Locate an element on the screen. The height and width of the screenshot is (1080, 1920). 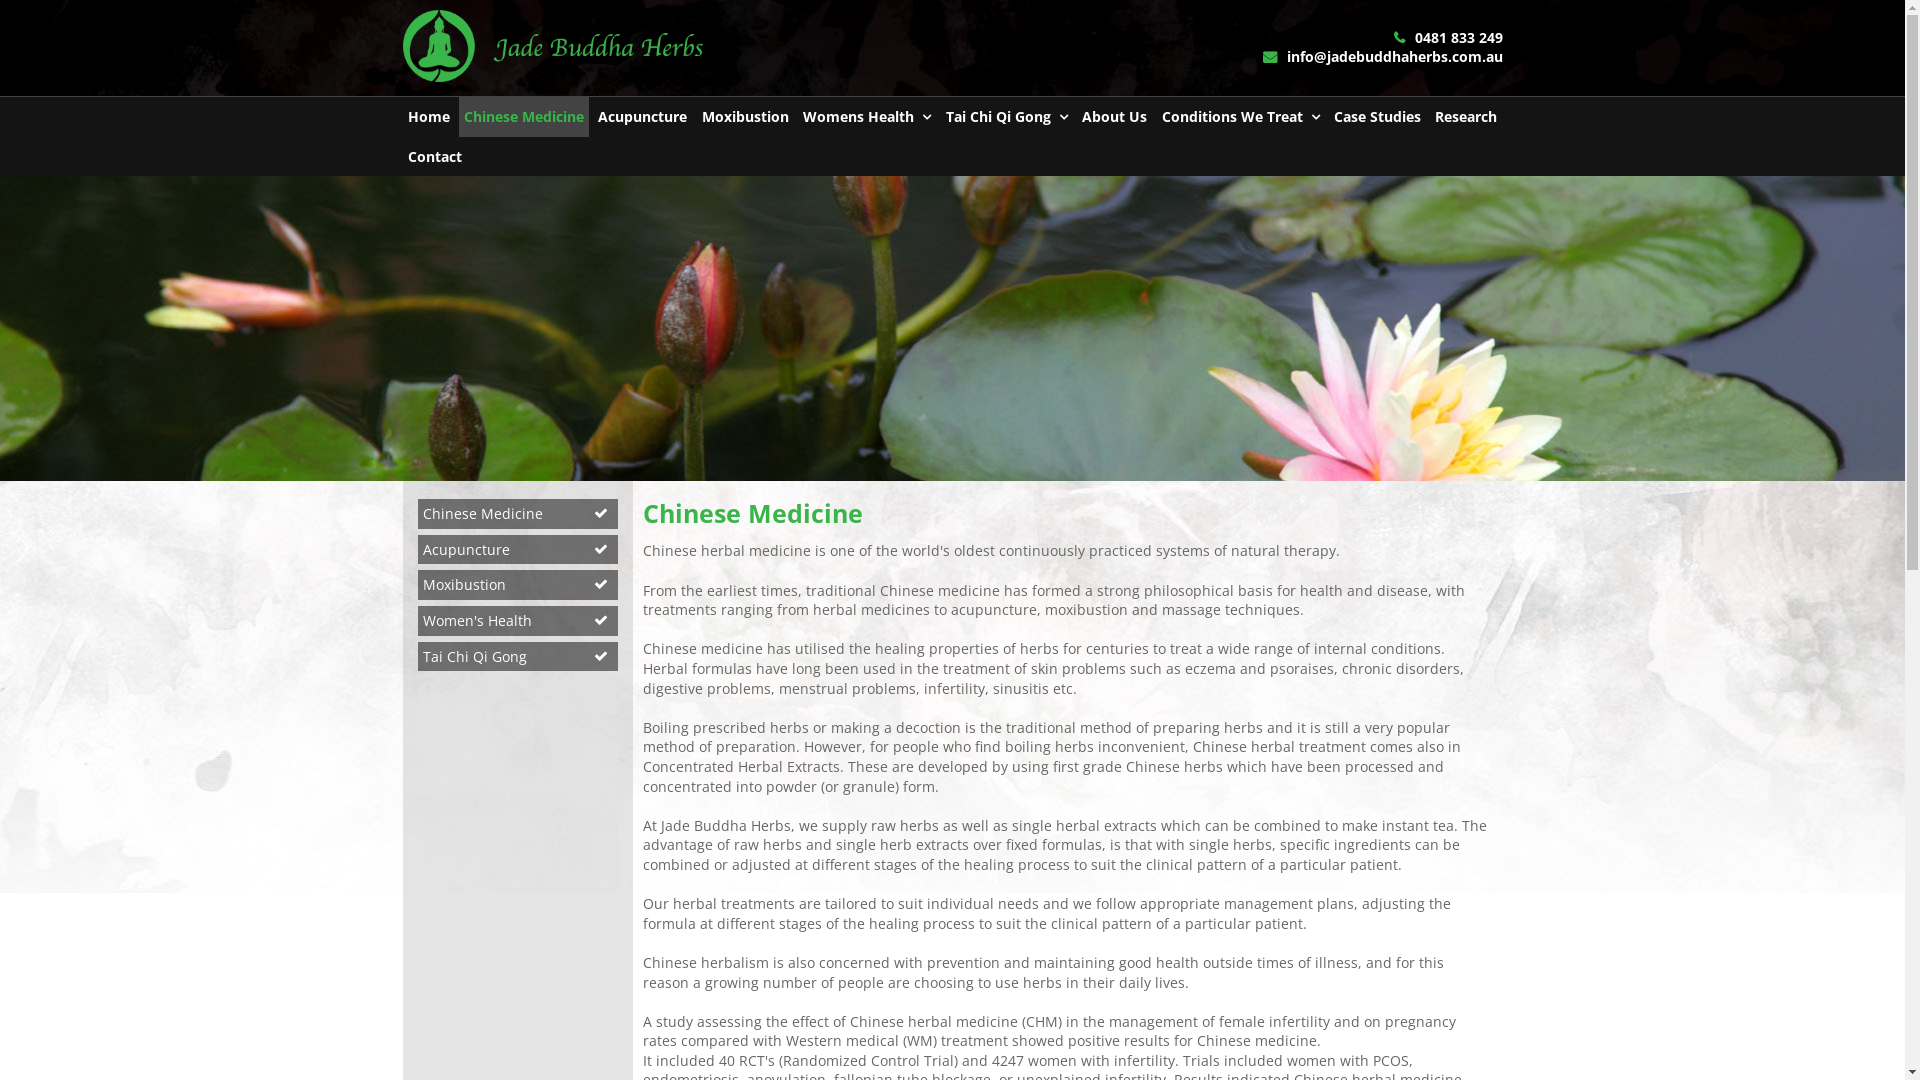
'Moxibustion' is located at coordinates (744, 116).